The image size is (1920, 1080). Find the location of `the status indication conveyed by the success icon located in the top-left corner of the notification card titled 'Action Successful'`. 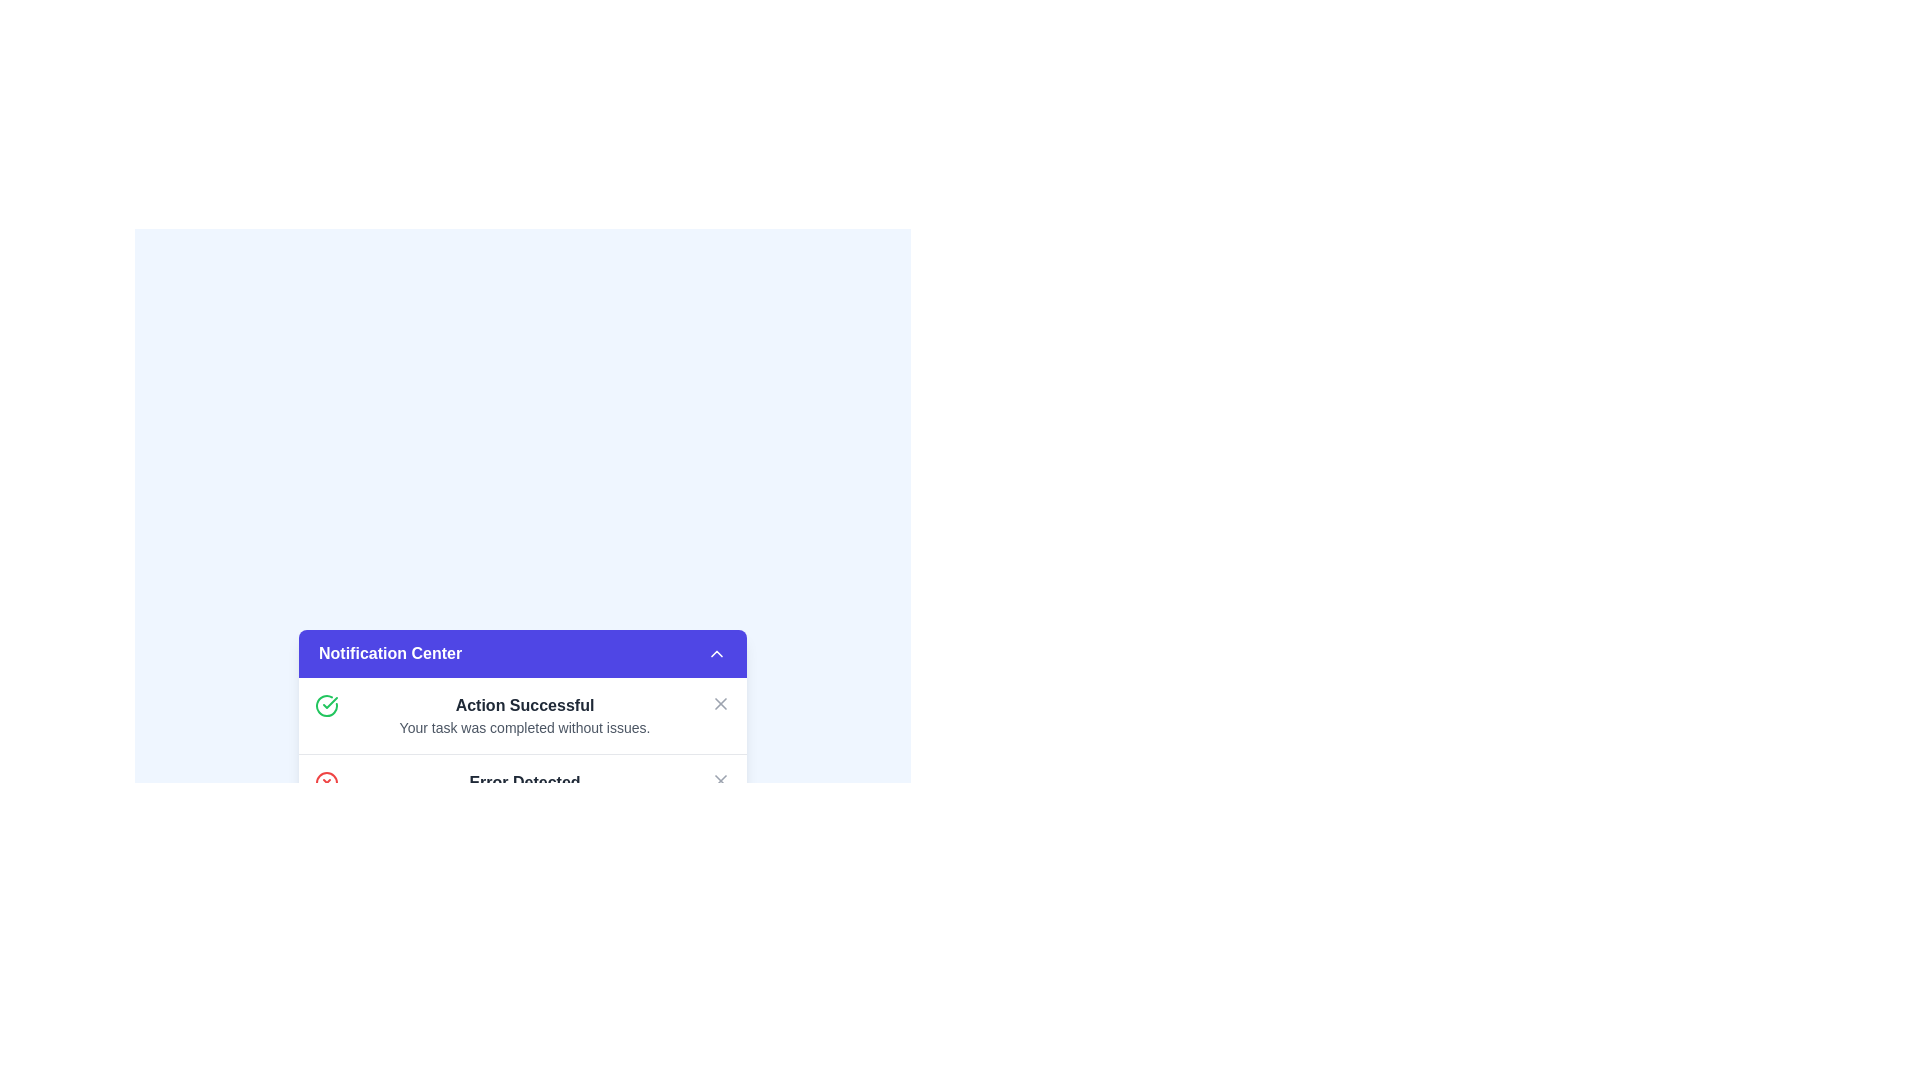

the status indication conveyed by the success icon located in the top-left corner of the notification card titled 'Action Successful' is located at coordinates (326, 704).